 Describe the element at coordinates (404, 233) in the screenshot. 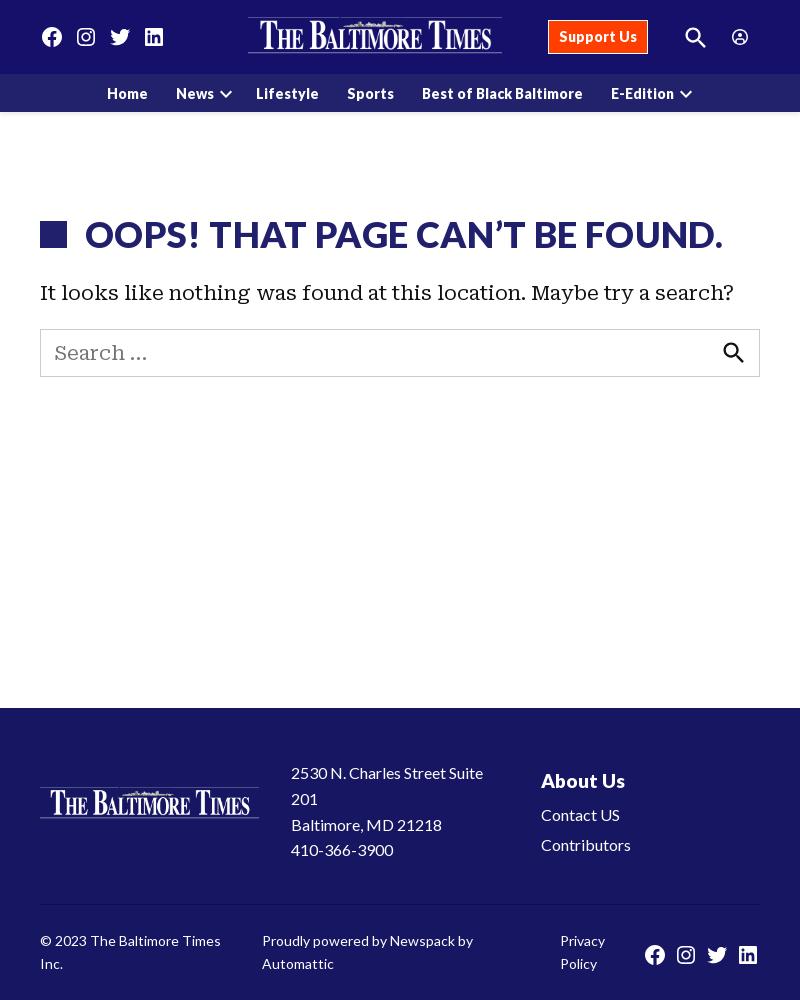

I see `'Oops! That page can’t be found.'` at that location.